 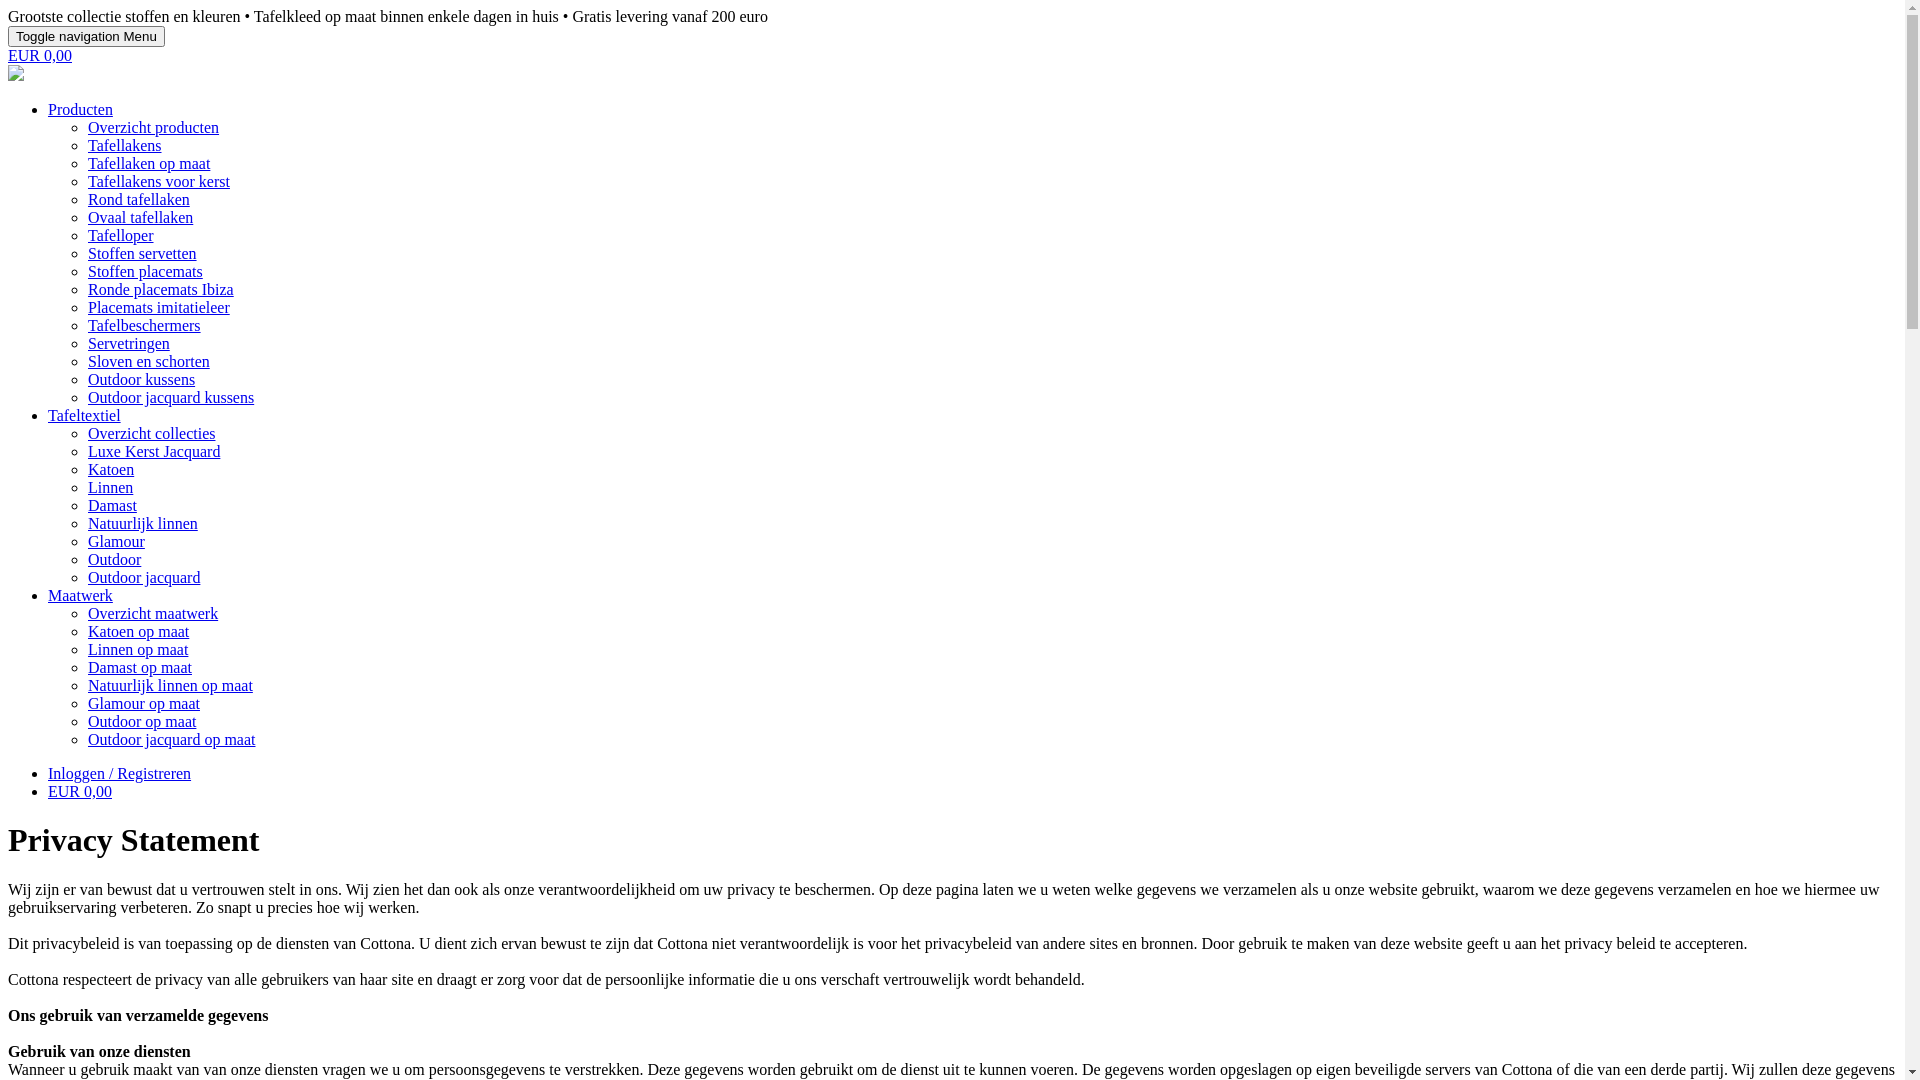 What do you see at coordinates (157, 181) in the screenshot?
I see `'Tafellakens voor kerst'` at bounding box center [157, 181].